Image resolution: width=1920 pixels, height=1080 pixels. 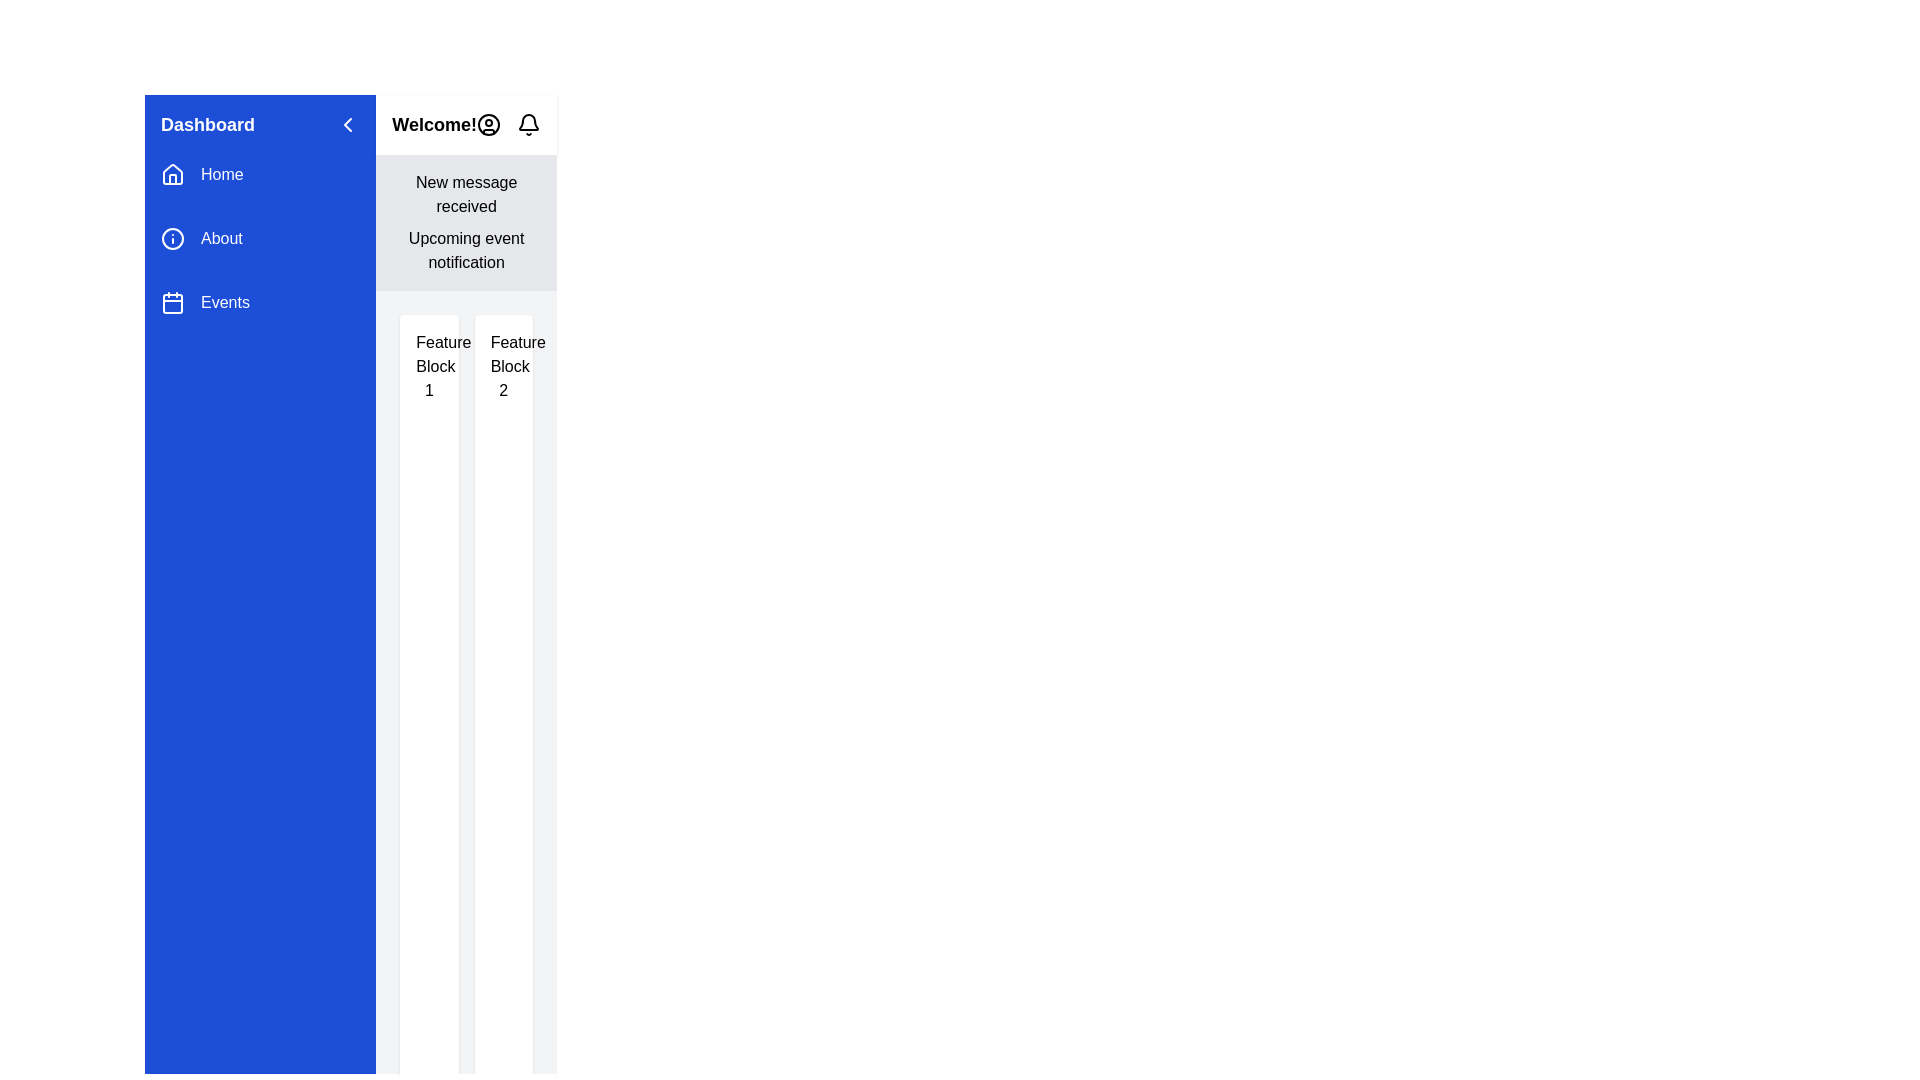 What do you see at coordinates (508, 124) in the screenshot?
I see `the notification bell icon located within the compact group of icons next to the 'Welcome!' text in the upper-right section of the header area` at bounding box center [508, 124].